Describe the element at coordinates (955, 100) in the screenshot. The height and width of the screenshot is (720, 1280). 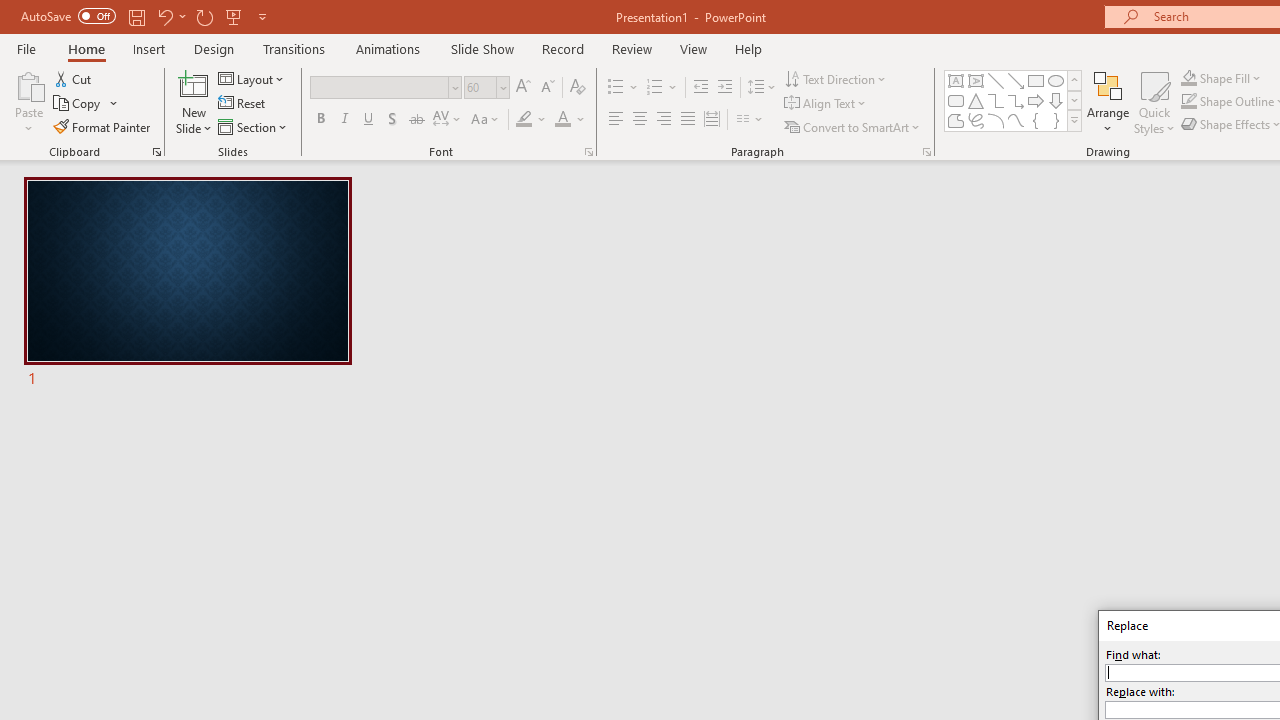
I see `'Rectangle: Rounded Corners'` at that location.